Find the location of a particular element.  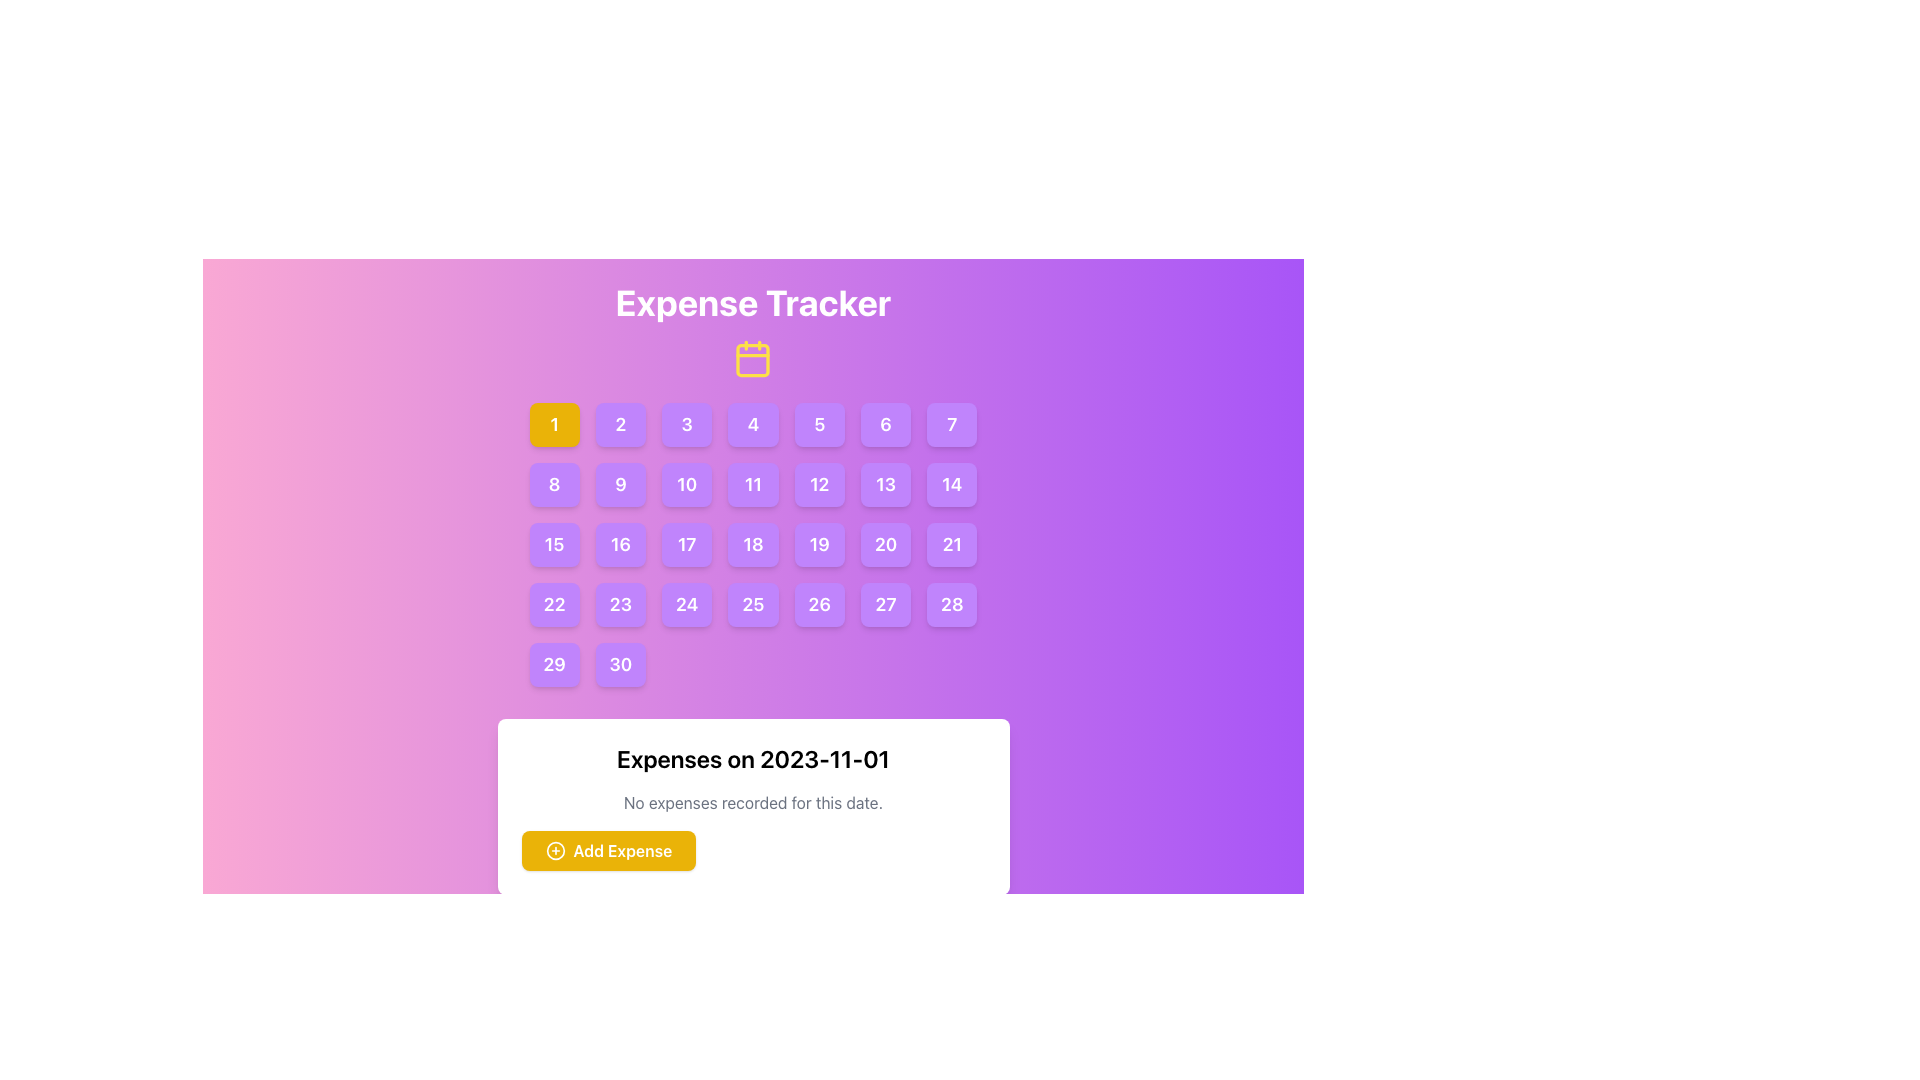

the calendar day button displaying the number '25' is located at coordinates (752, 604).